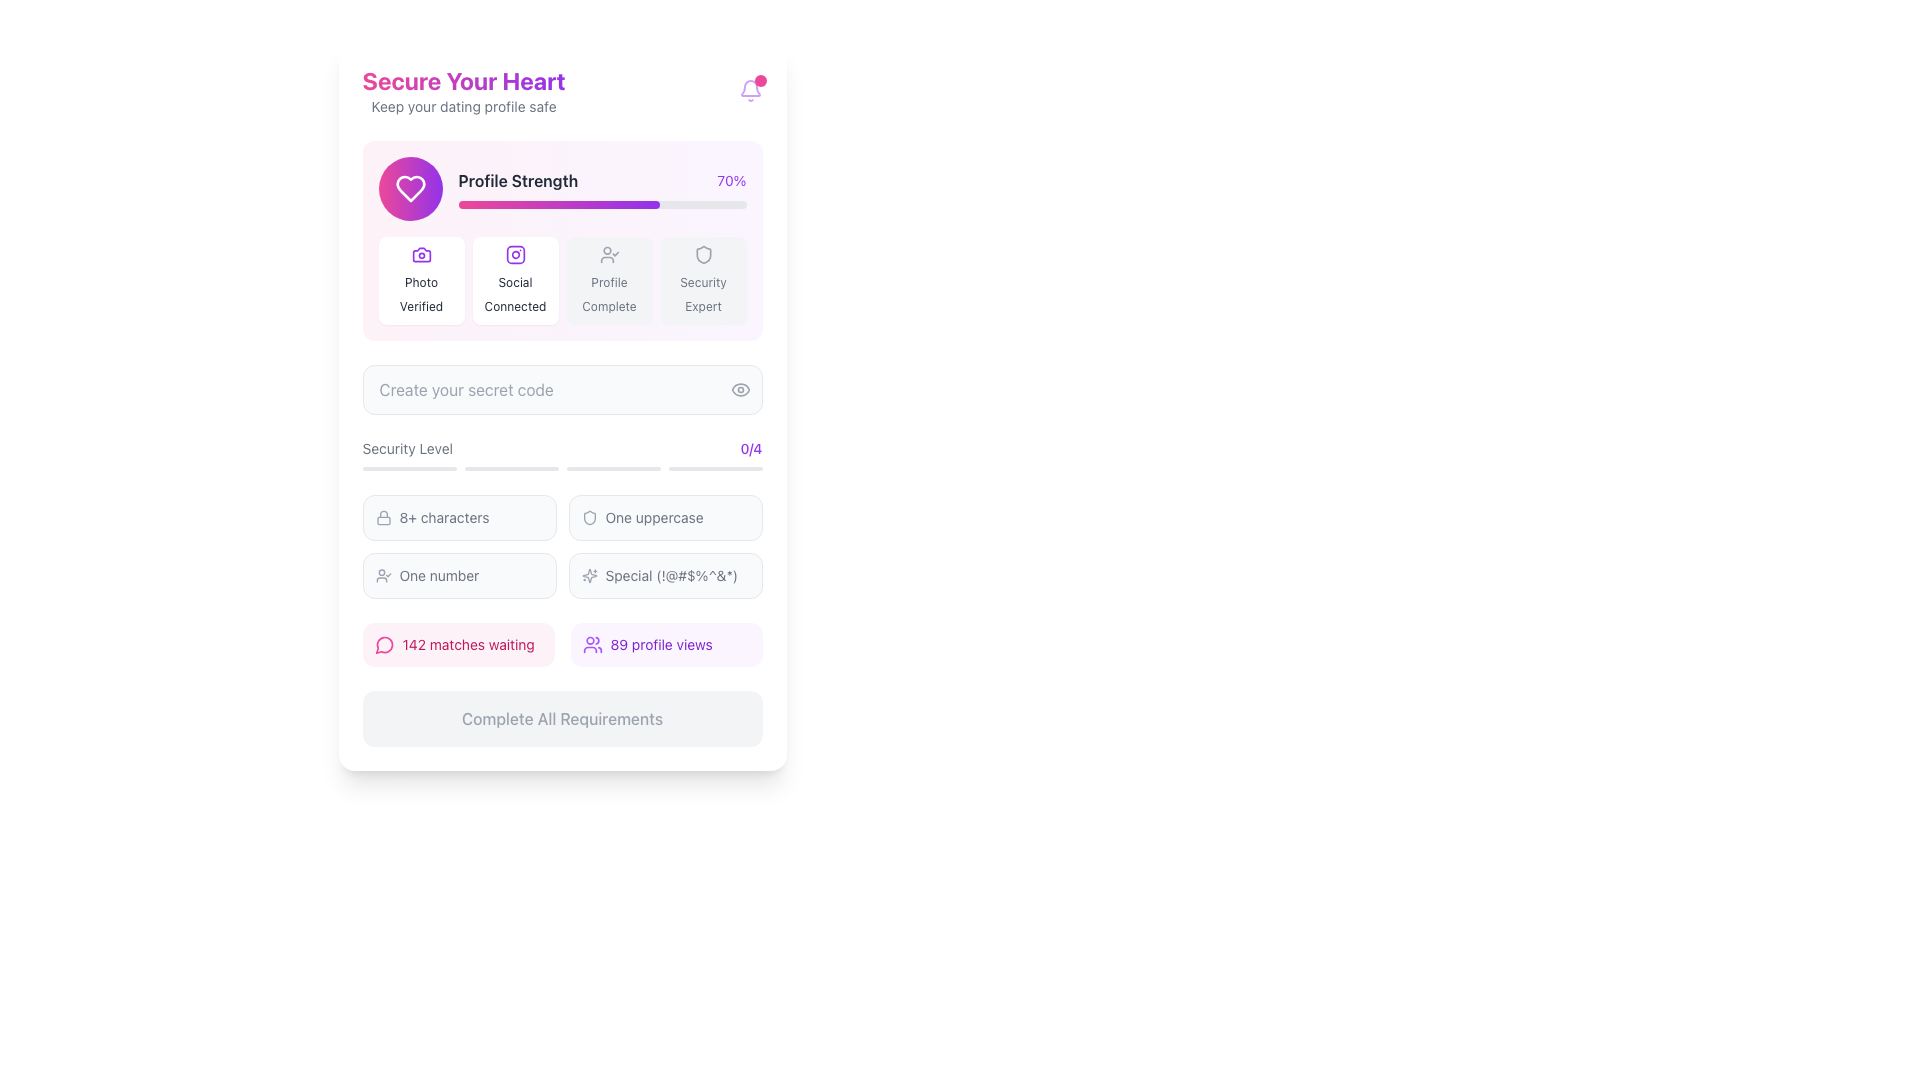  What do you see at coordinates (601, 189) in the screenshot?
I see `the progress bar indicating 'Profile Strength' with the completion percentage '70%' displayed on the right` at bounding box center [601, 189].